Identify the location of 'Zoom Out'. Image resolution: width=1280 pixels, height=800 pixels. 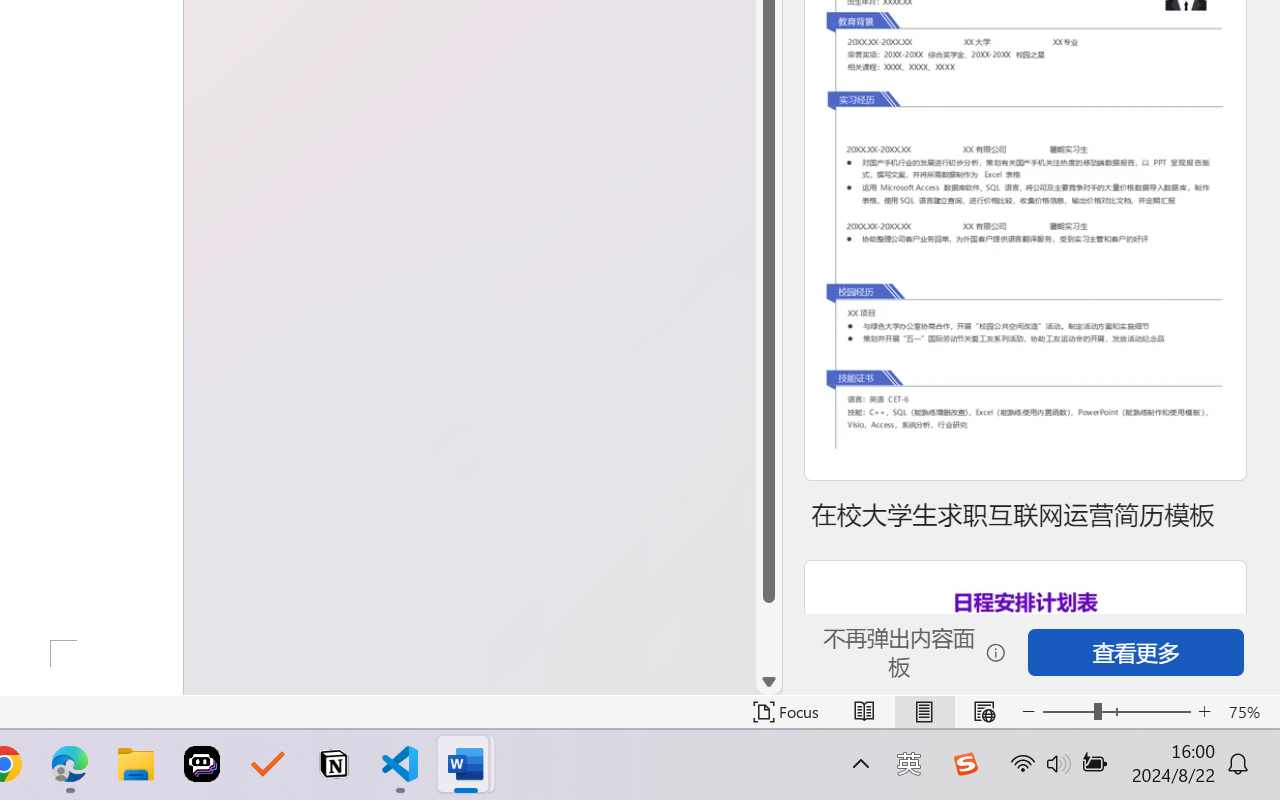
(1067, 711).